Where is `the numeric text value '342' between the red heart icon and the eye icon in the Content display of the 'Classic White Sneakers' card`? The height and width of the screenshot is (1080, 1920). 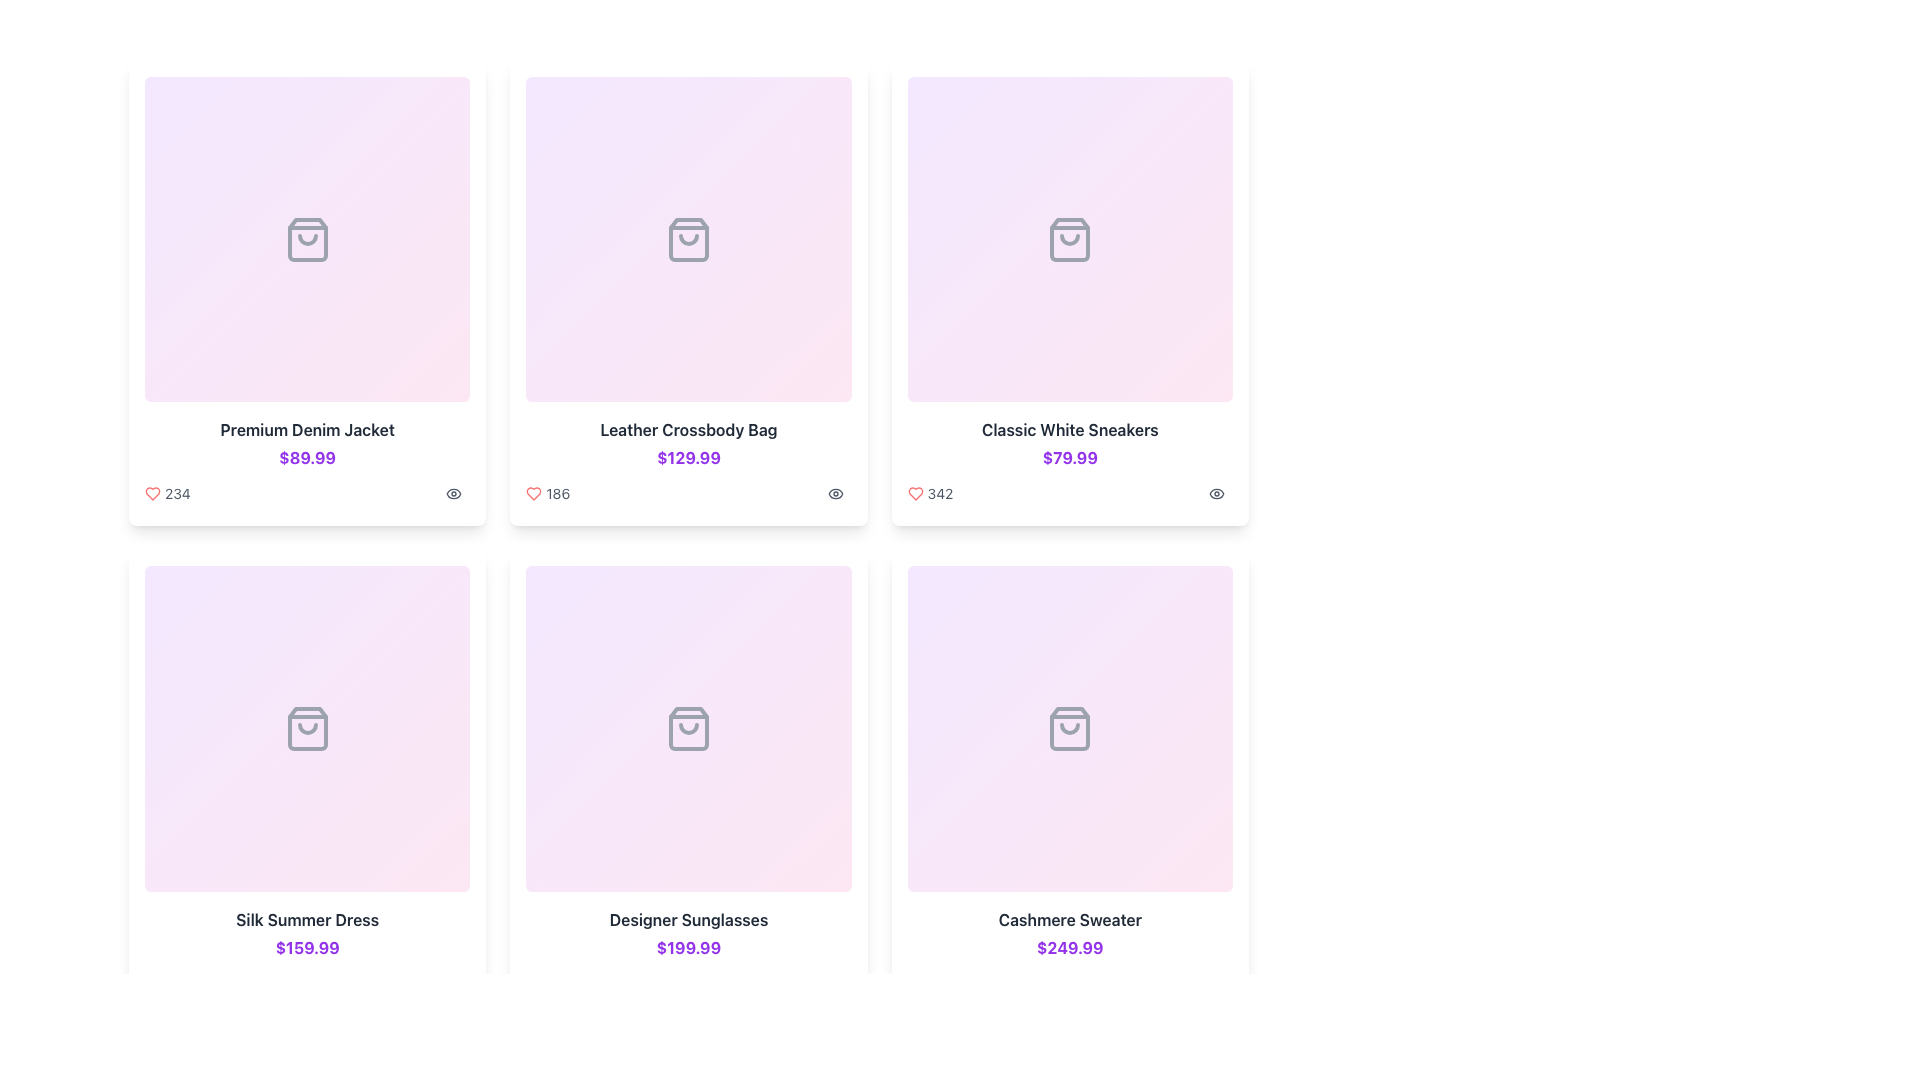 the numeric text value '342' between the red heart icon and the eye icon in the Content display of the 'Classic White Sneakers' card is located at coordinates (1069, 494).